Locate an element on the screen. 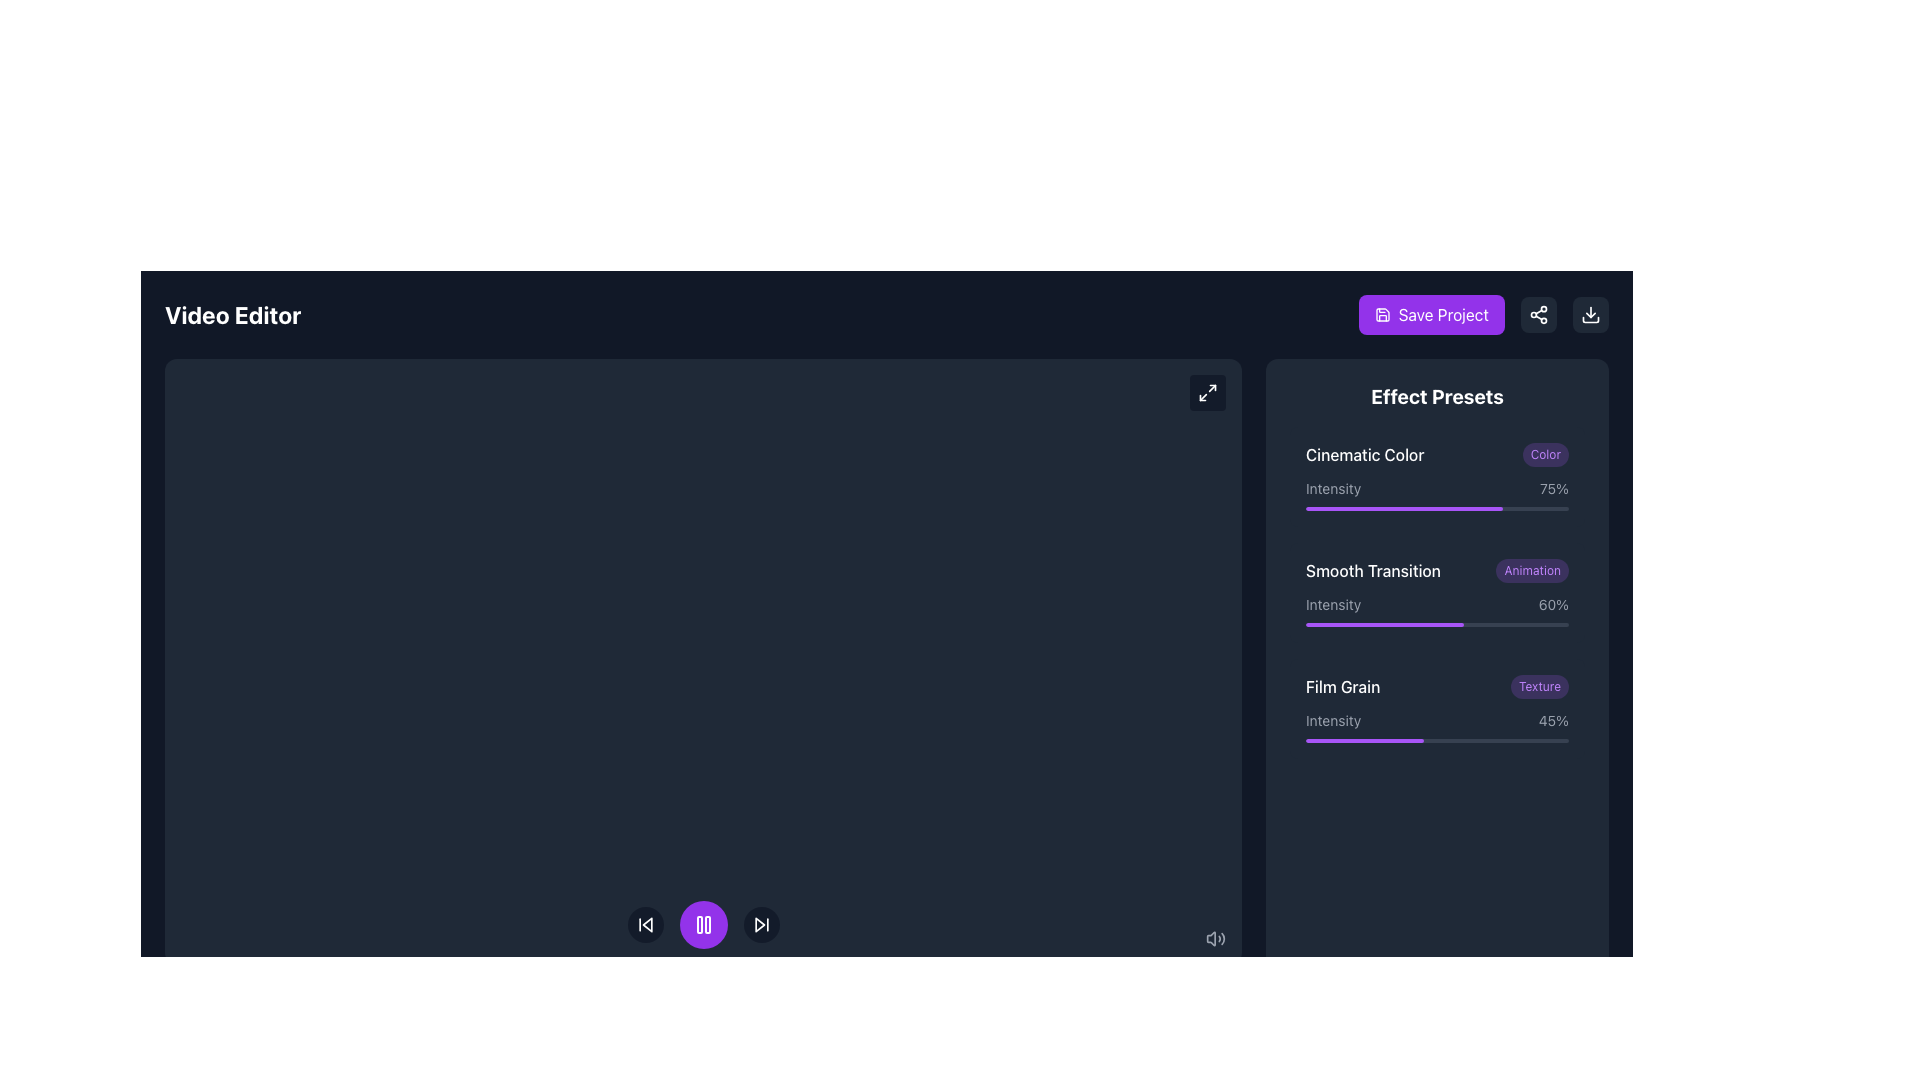 The height and width of the screenshot is (1080, 1920). the badge located to the right of the 'Cinematic Color' label in the 'Effect Presets' panel for additional information is located at coordinates (1544, 455).